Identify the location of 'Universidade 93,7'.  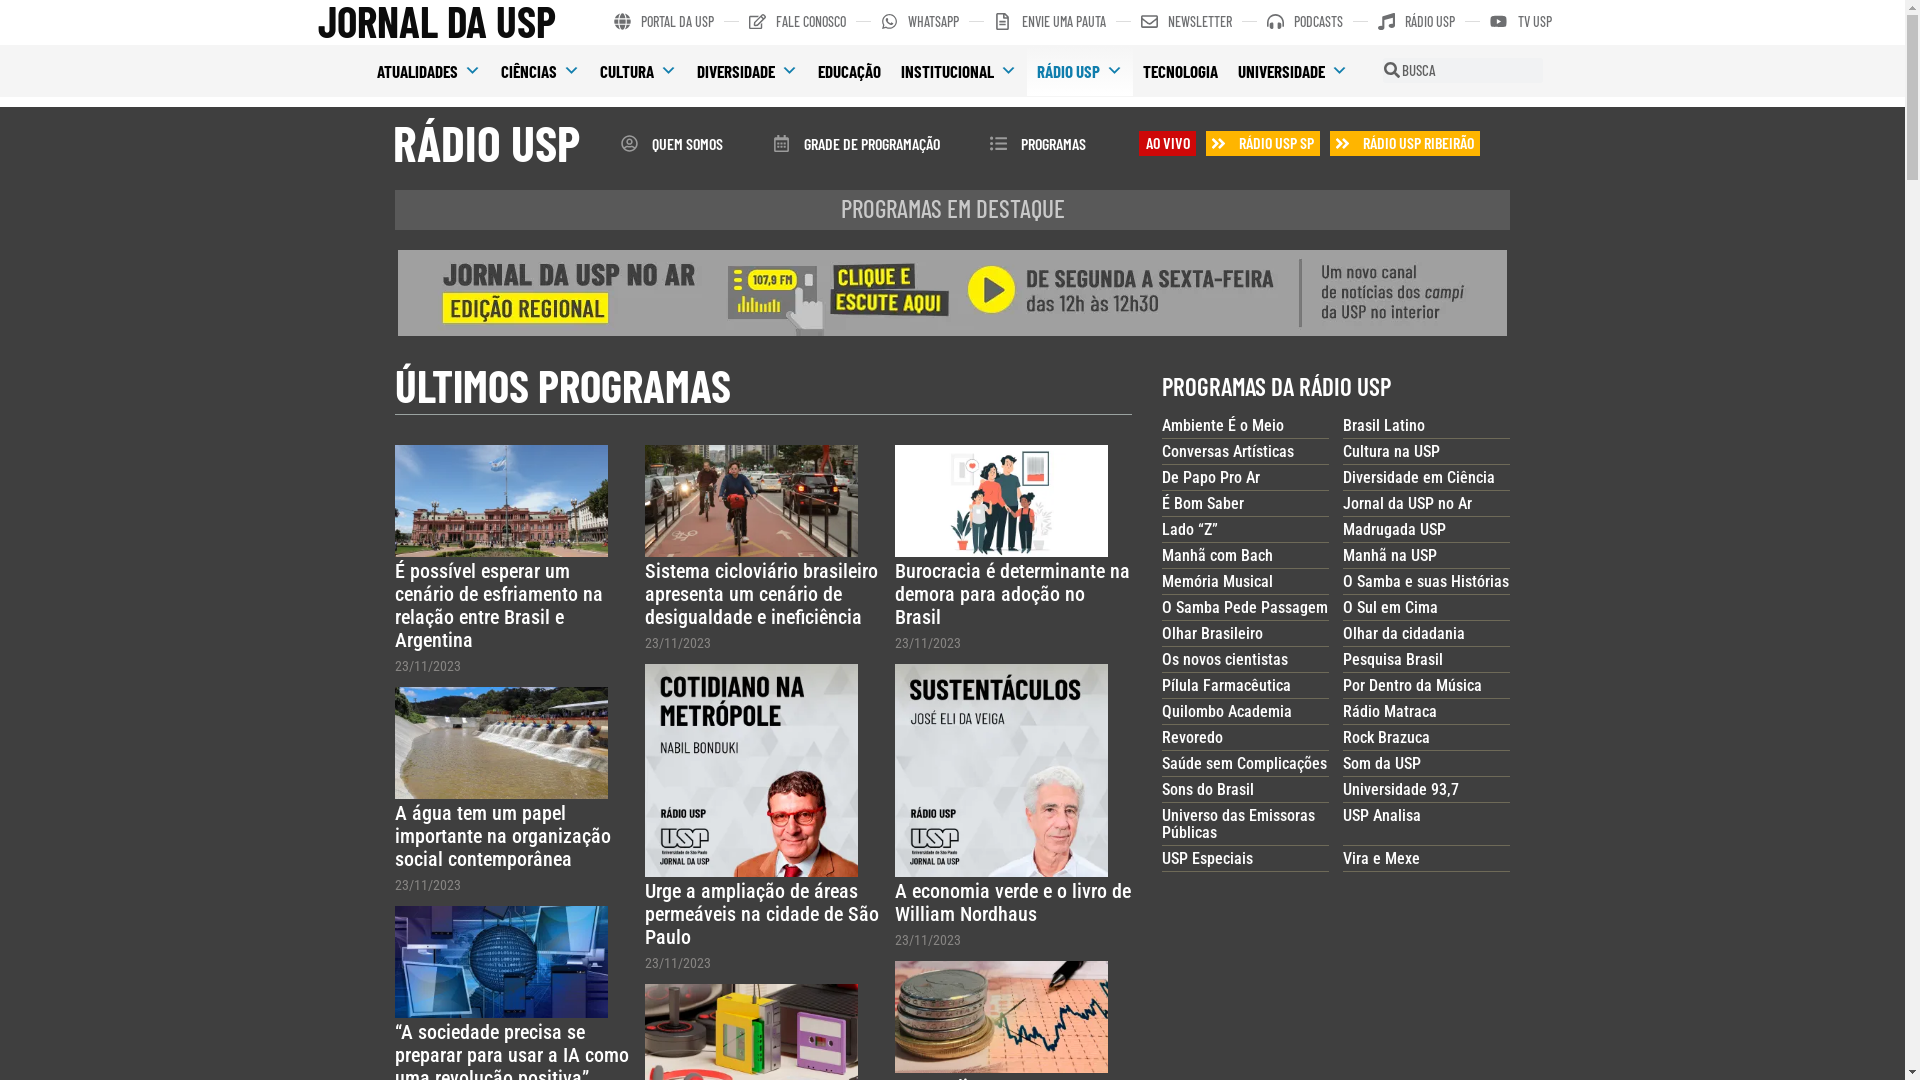
(1400, 788).